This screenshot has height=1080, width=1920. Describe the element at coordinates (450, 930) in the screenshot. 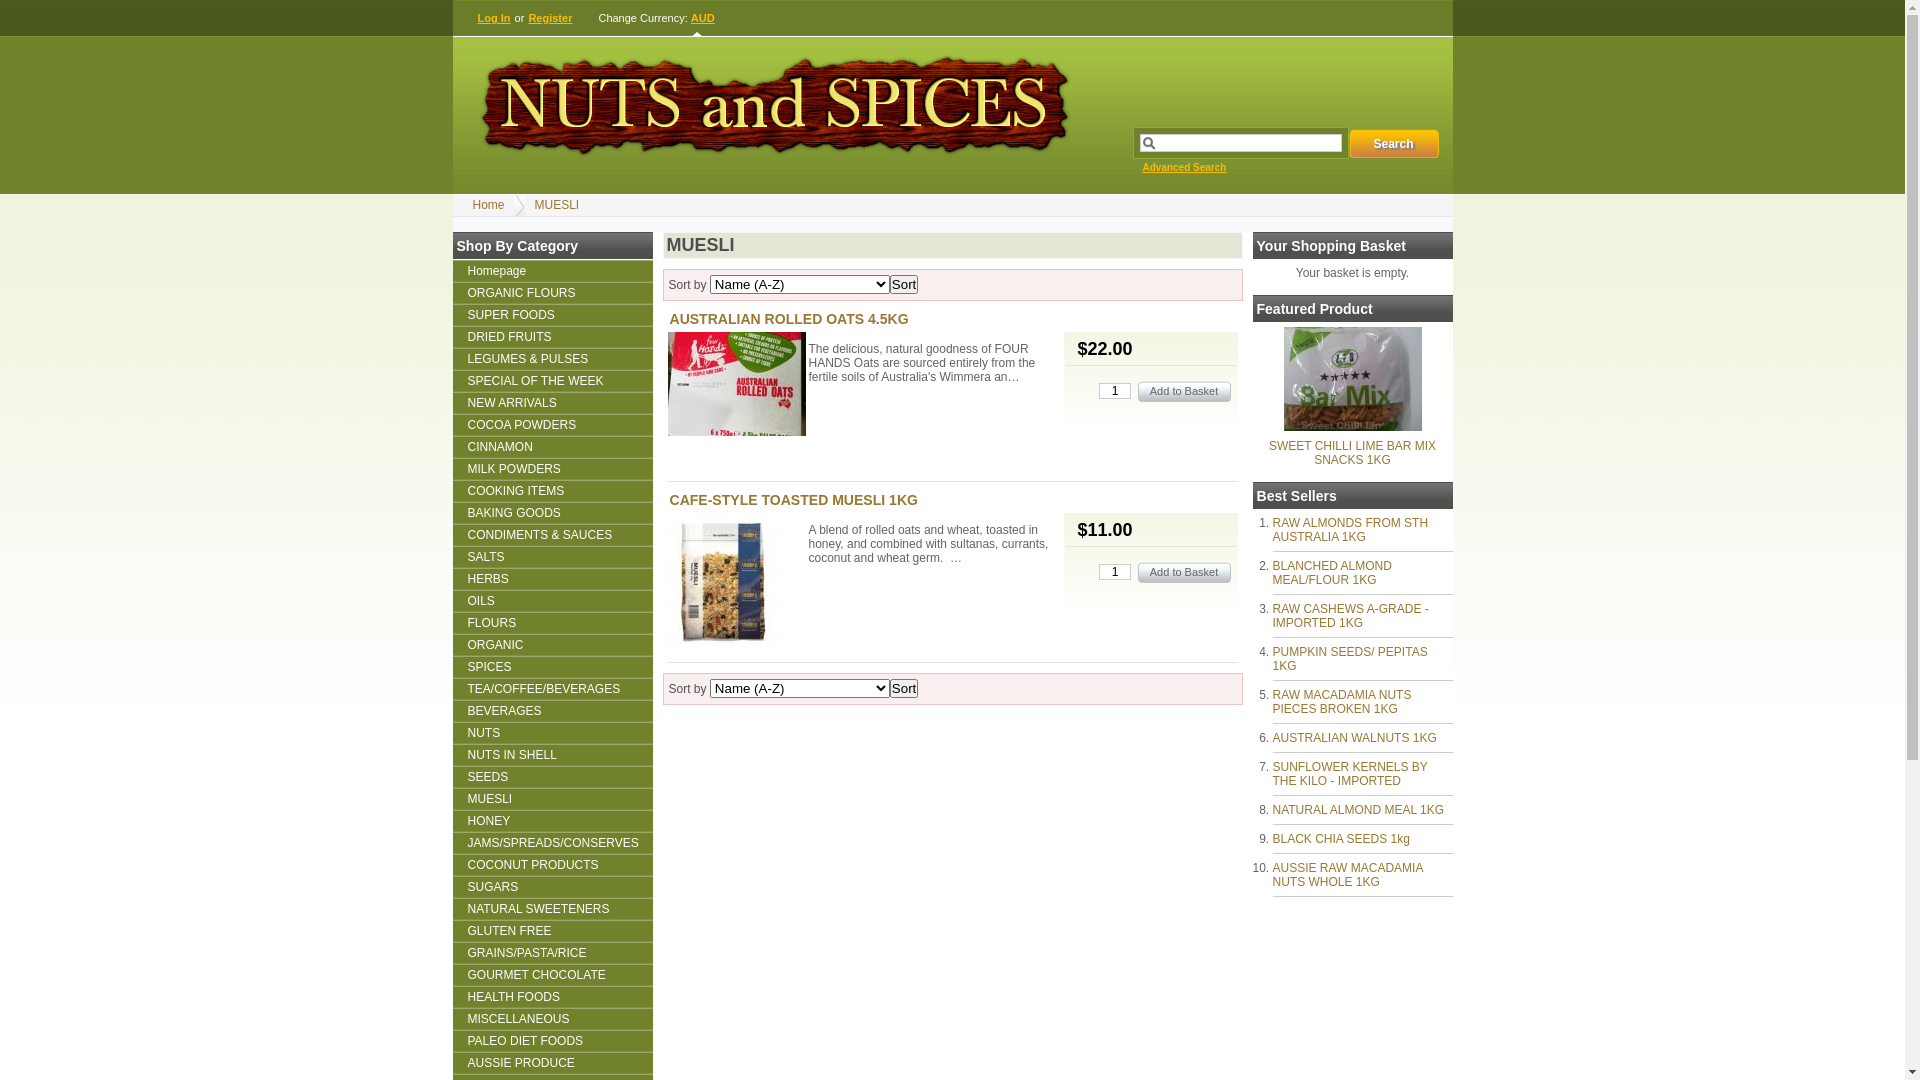

I see `'GLUTEN FREE'` at that location.